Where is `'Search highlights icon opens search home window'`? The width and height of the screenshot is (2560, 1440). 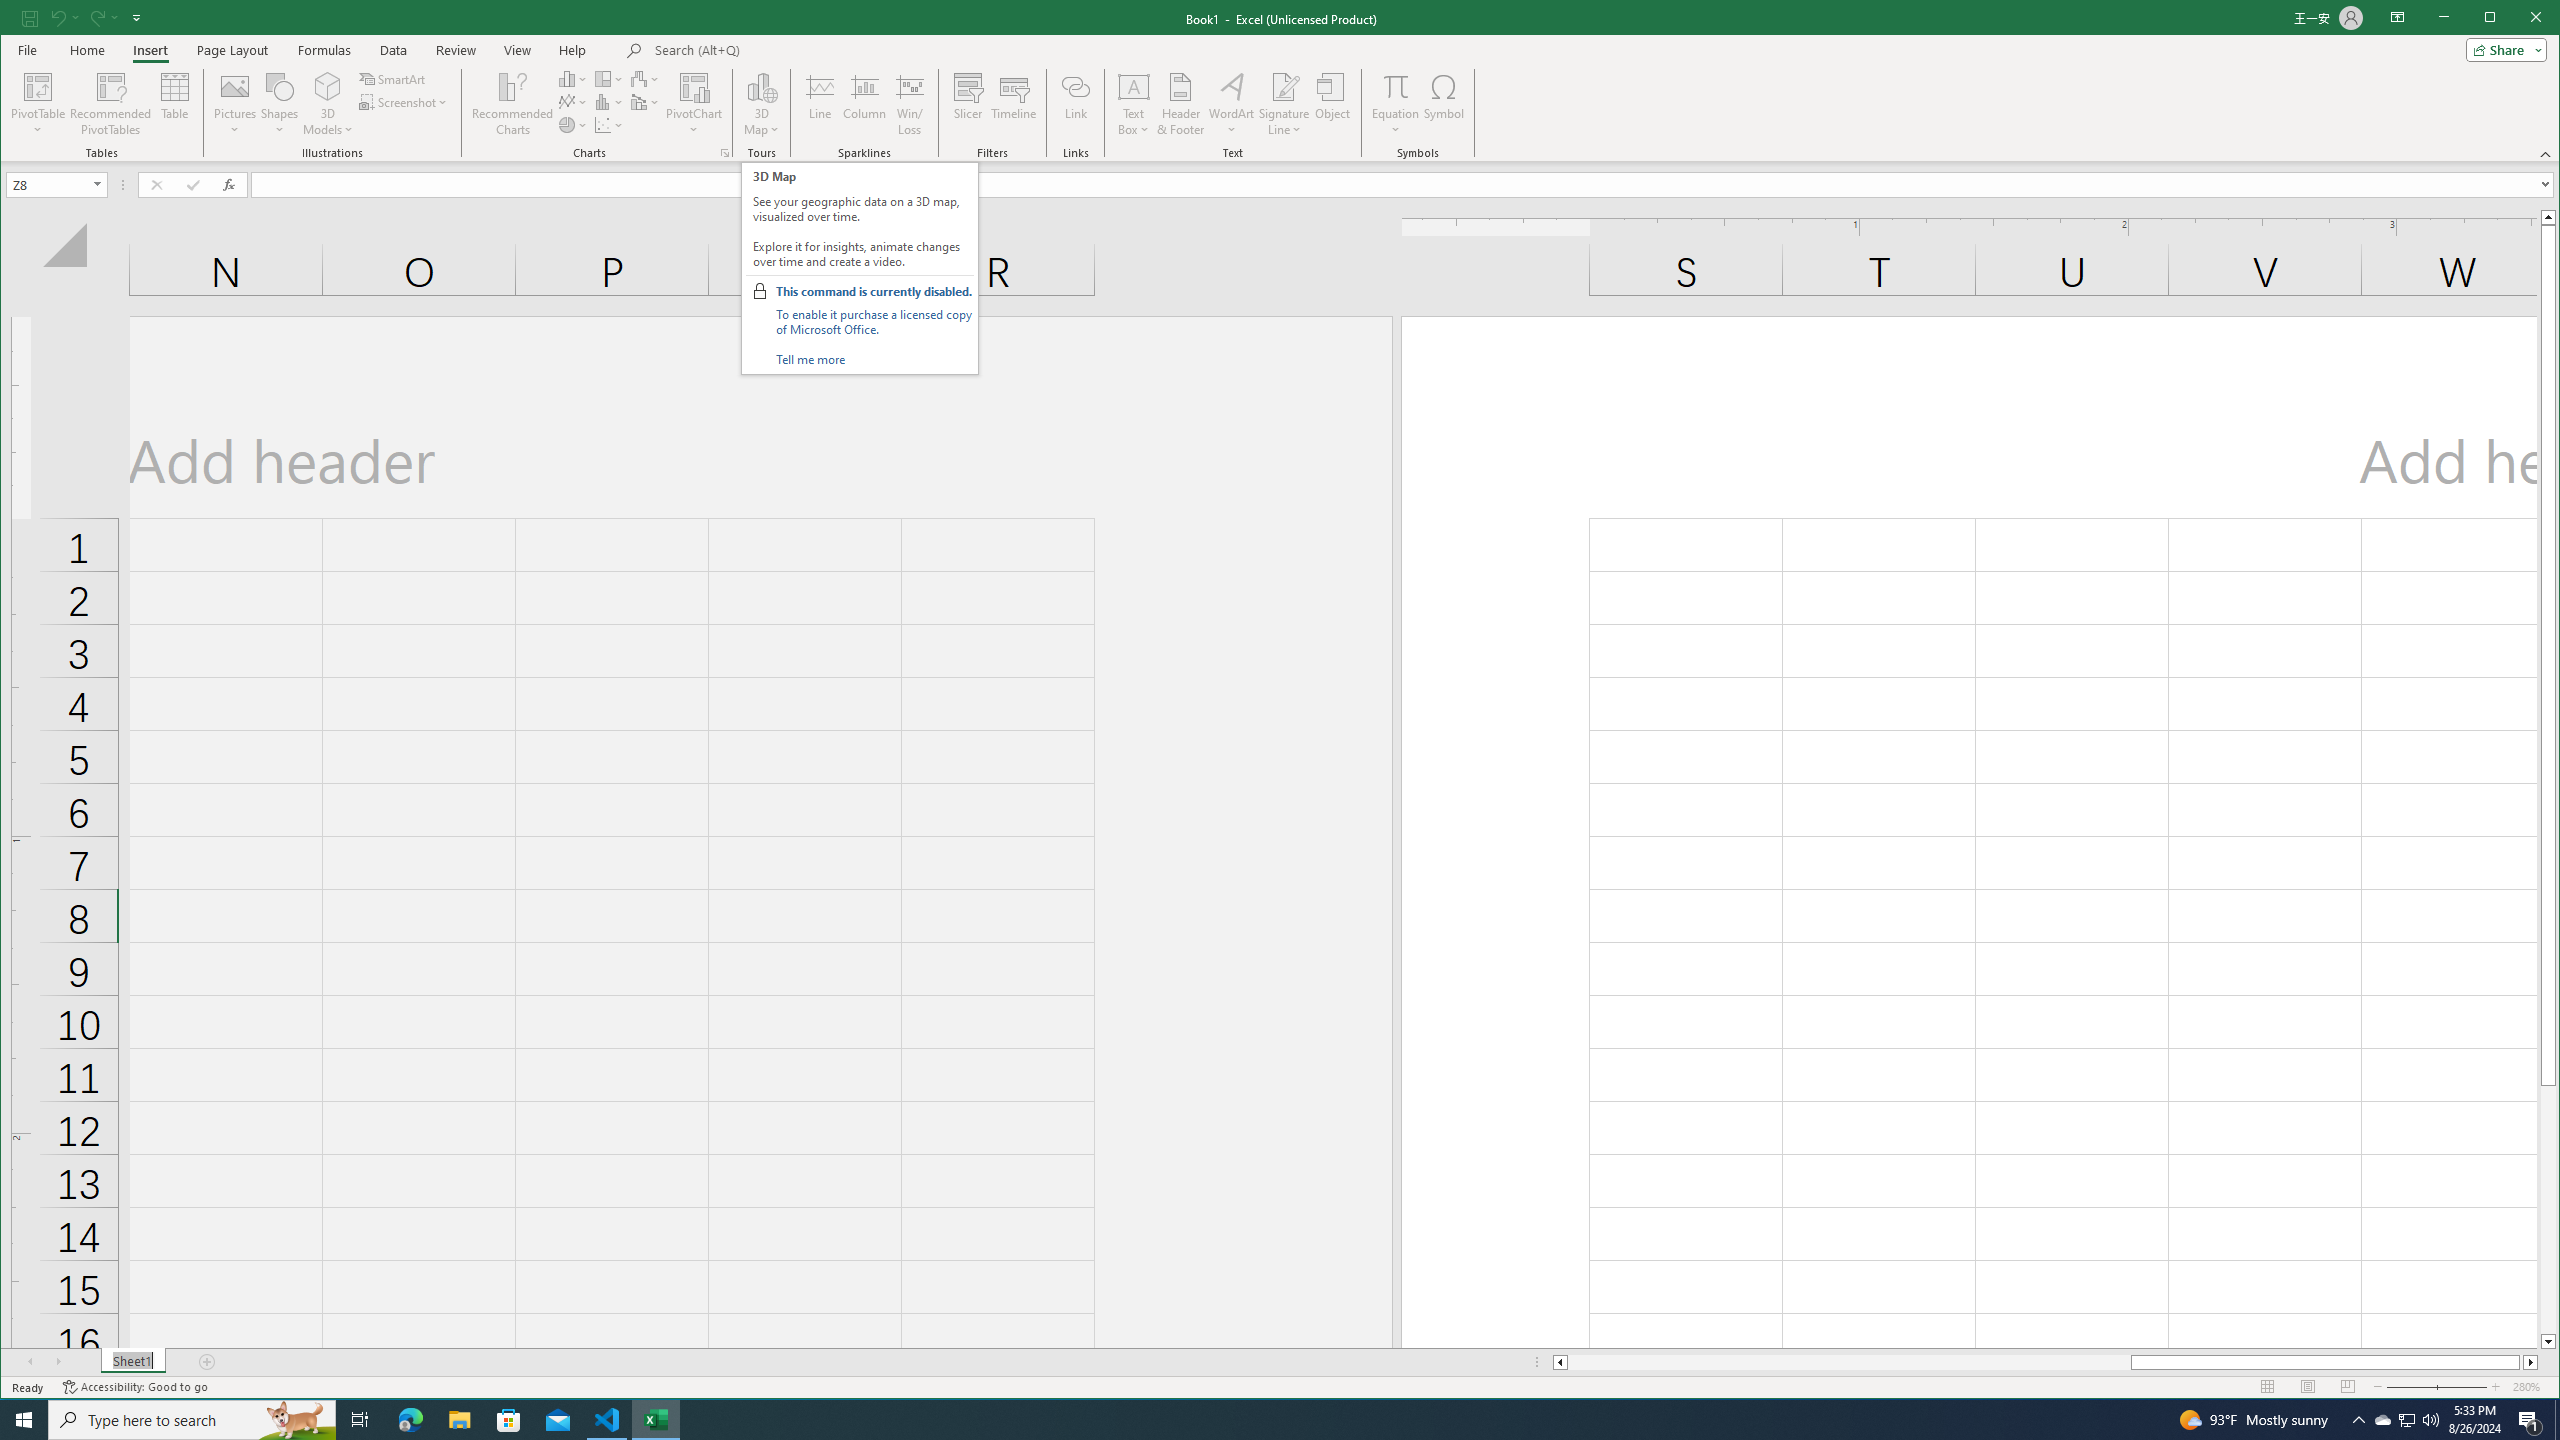
'Search highlights icon opens search home window' is located at coordinates (294, 1418).